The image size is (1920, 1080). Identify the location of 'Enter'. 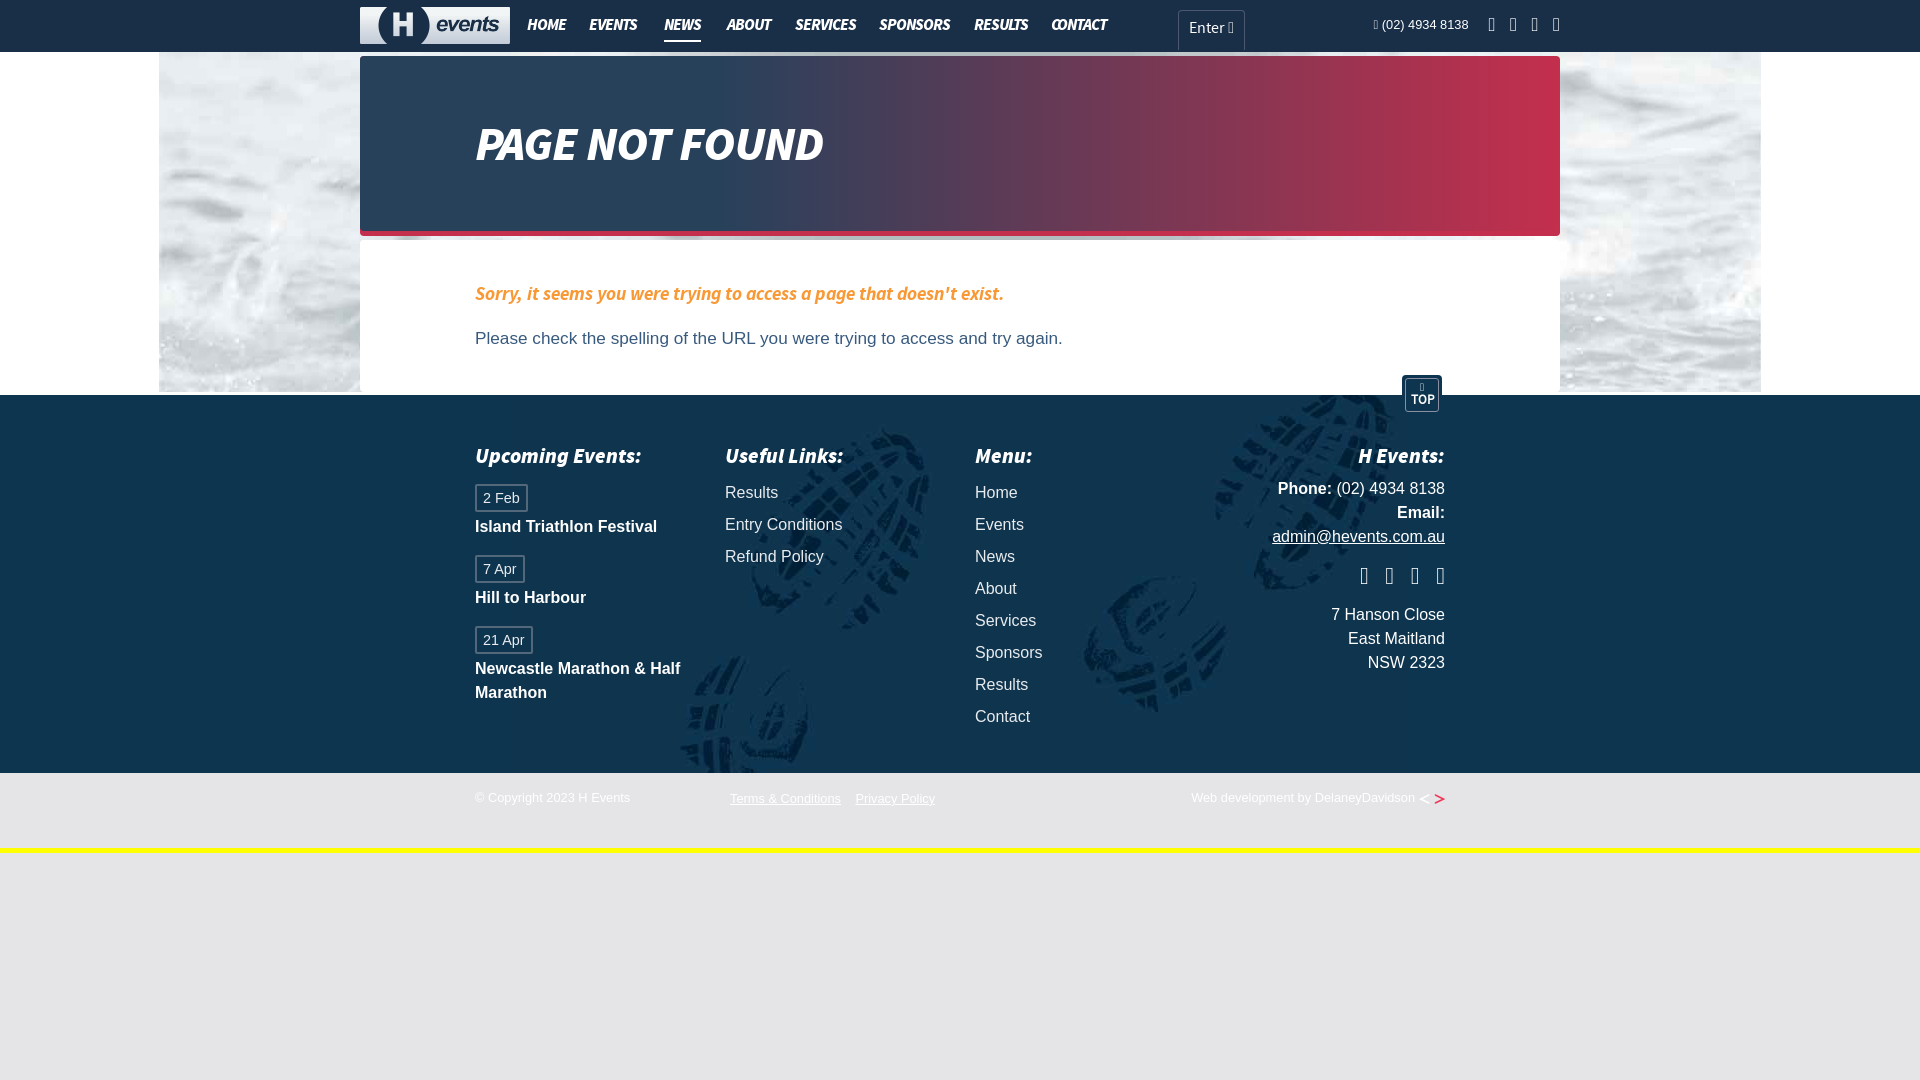
(1177, 30).